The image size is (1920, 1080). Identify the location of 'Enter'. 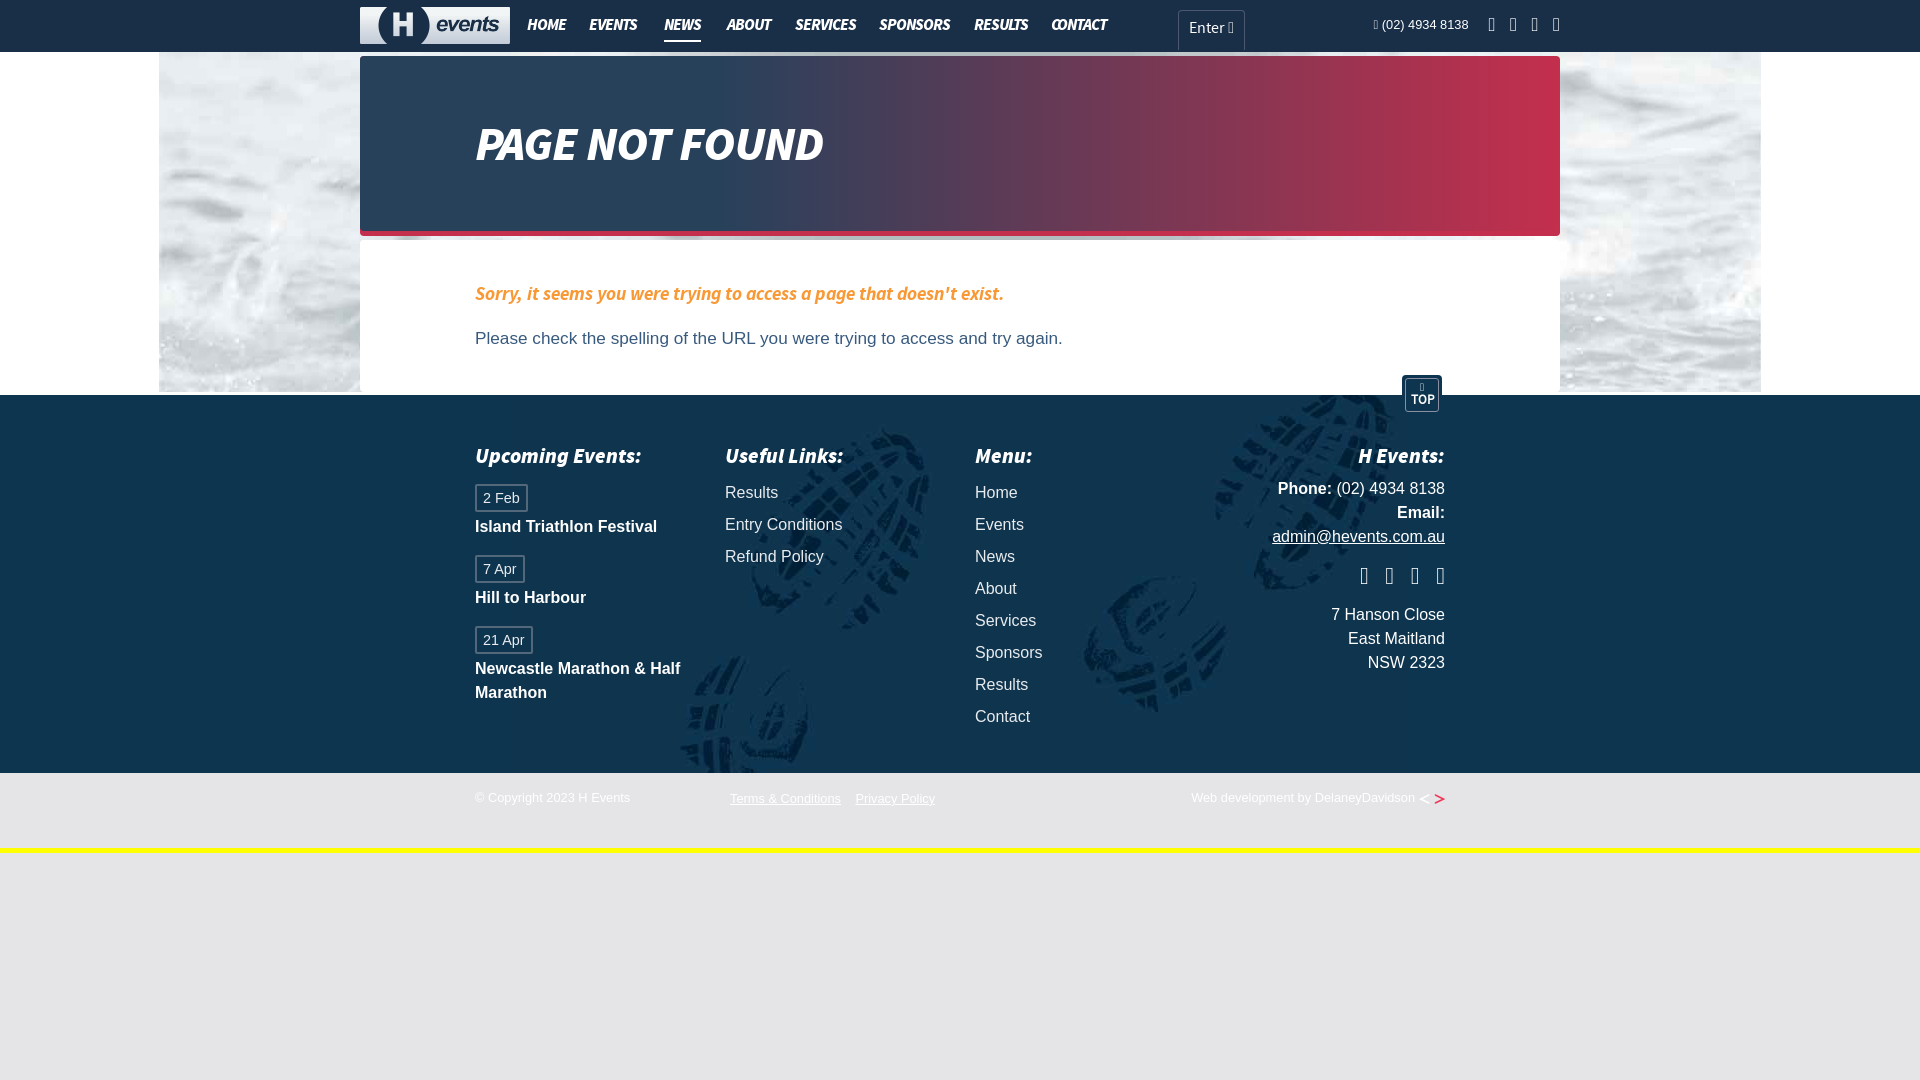
(1177, 30).